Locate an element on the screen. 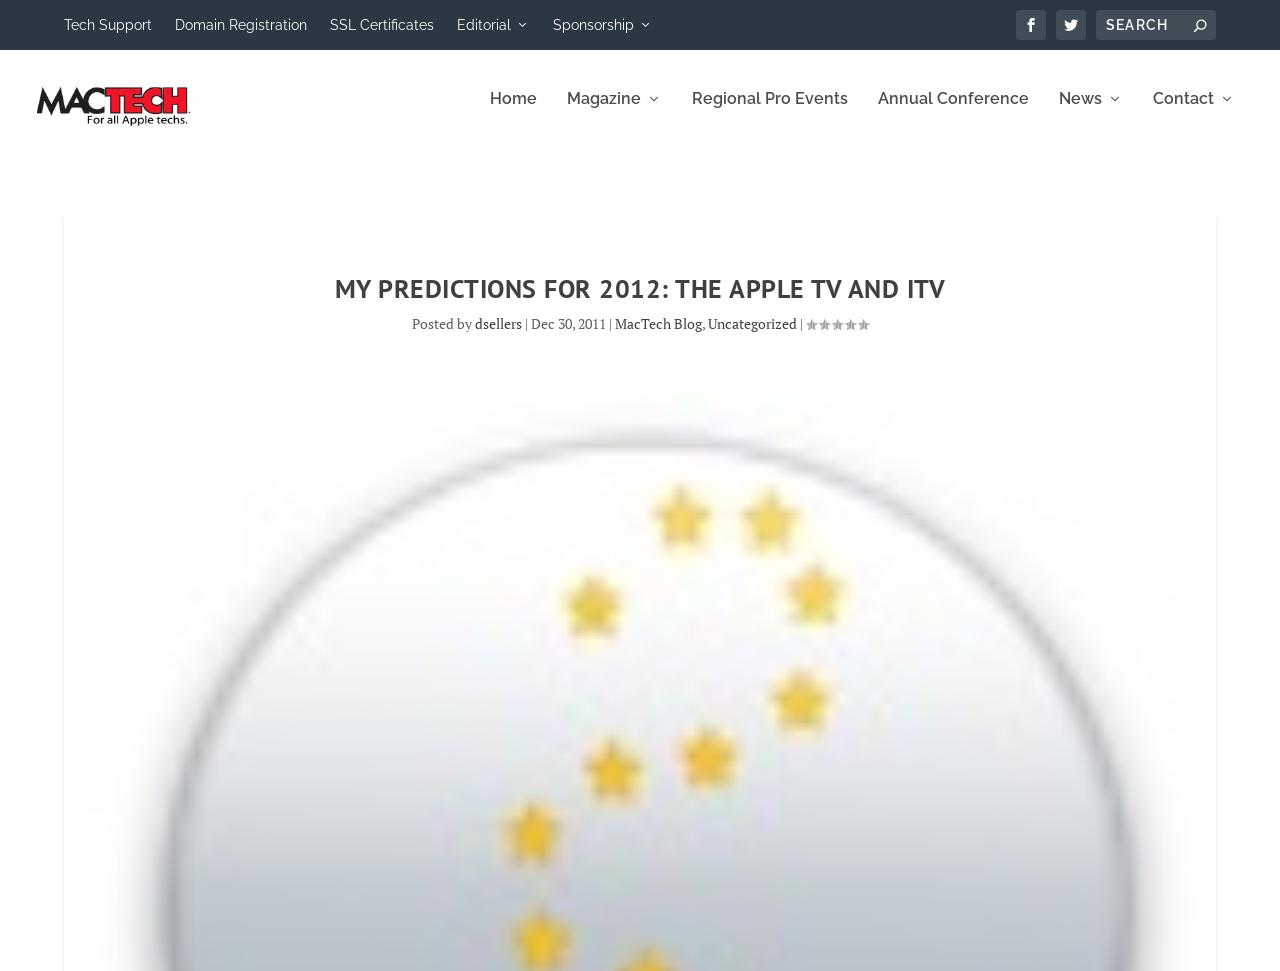  'Customer Service' is located at coordinates (1102, 212).